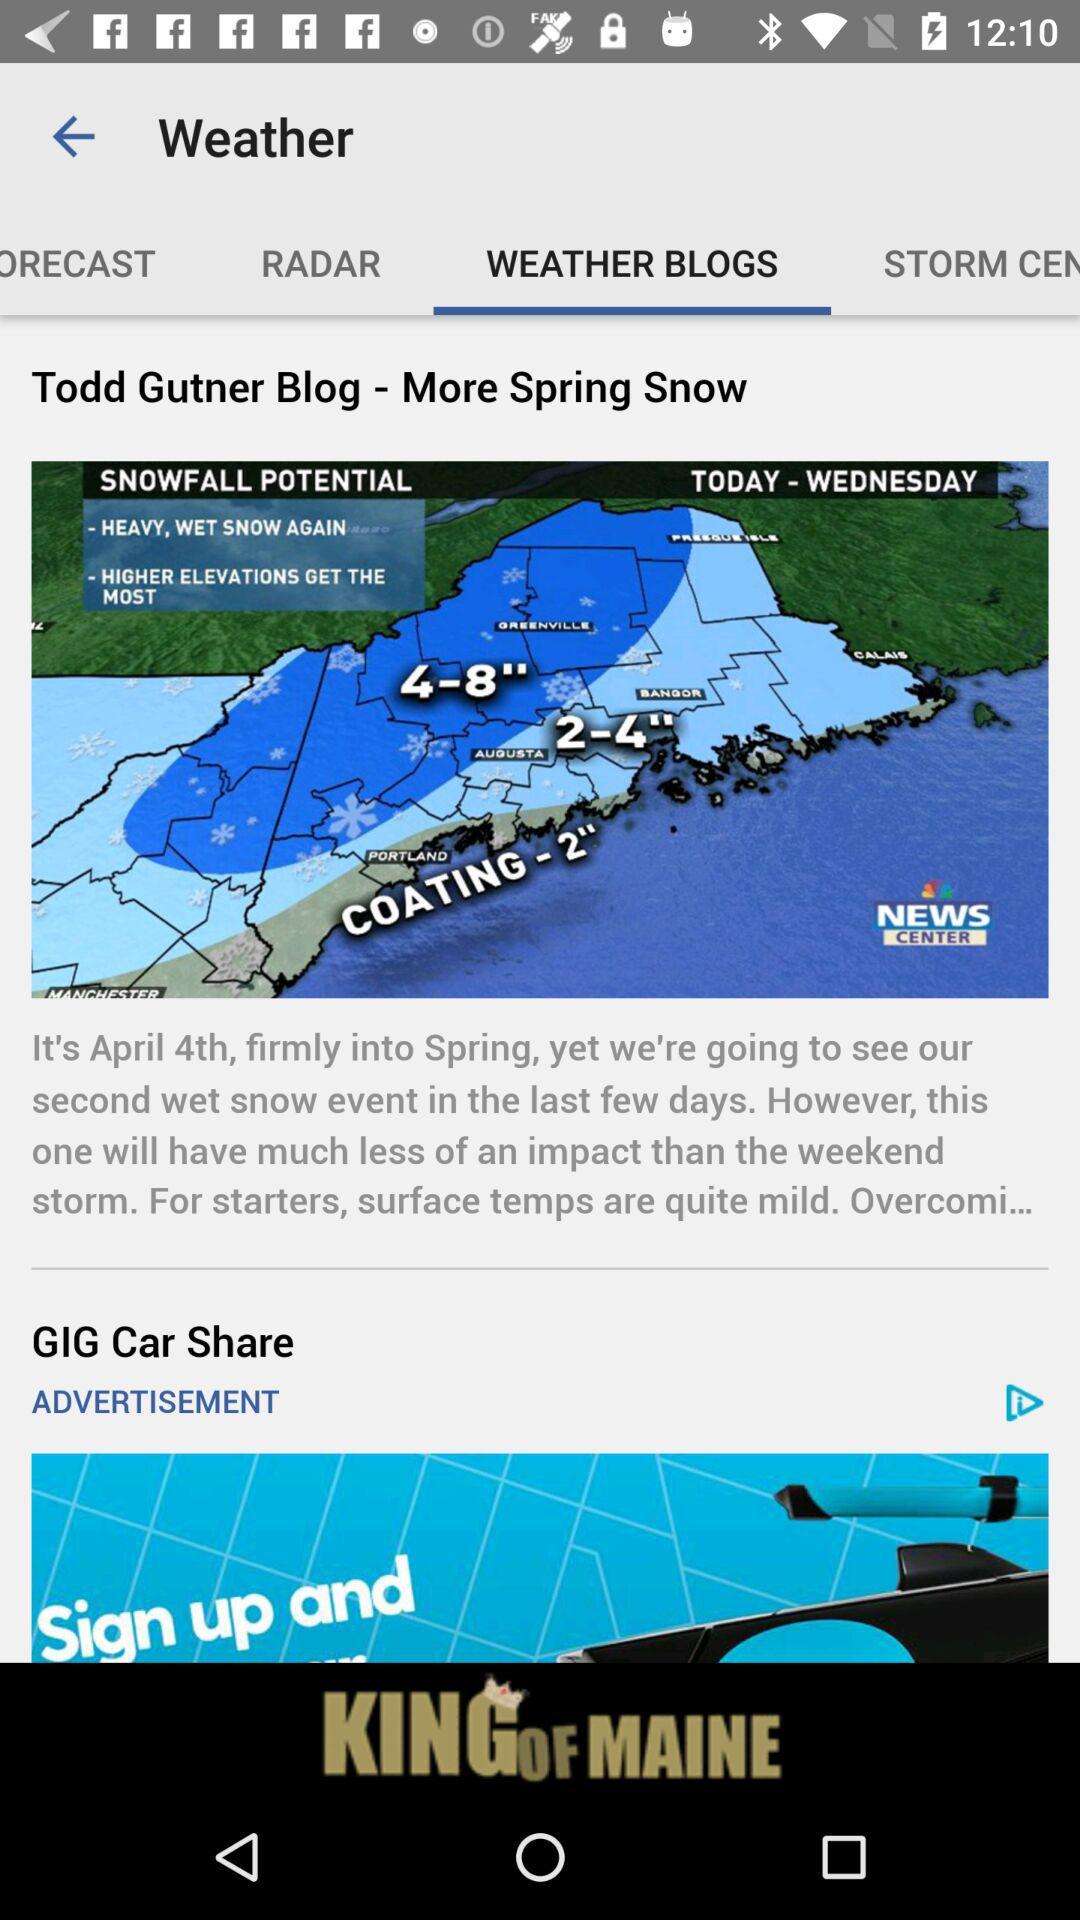 The height and width of the screenshot is (1920, 1080). Describe the element at coordinates (540, 1340) in the screenshot. I see `icon below the it s april item` at that location.